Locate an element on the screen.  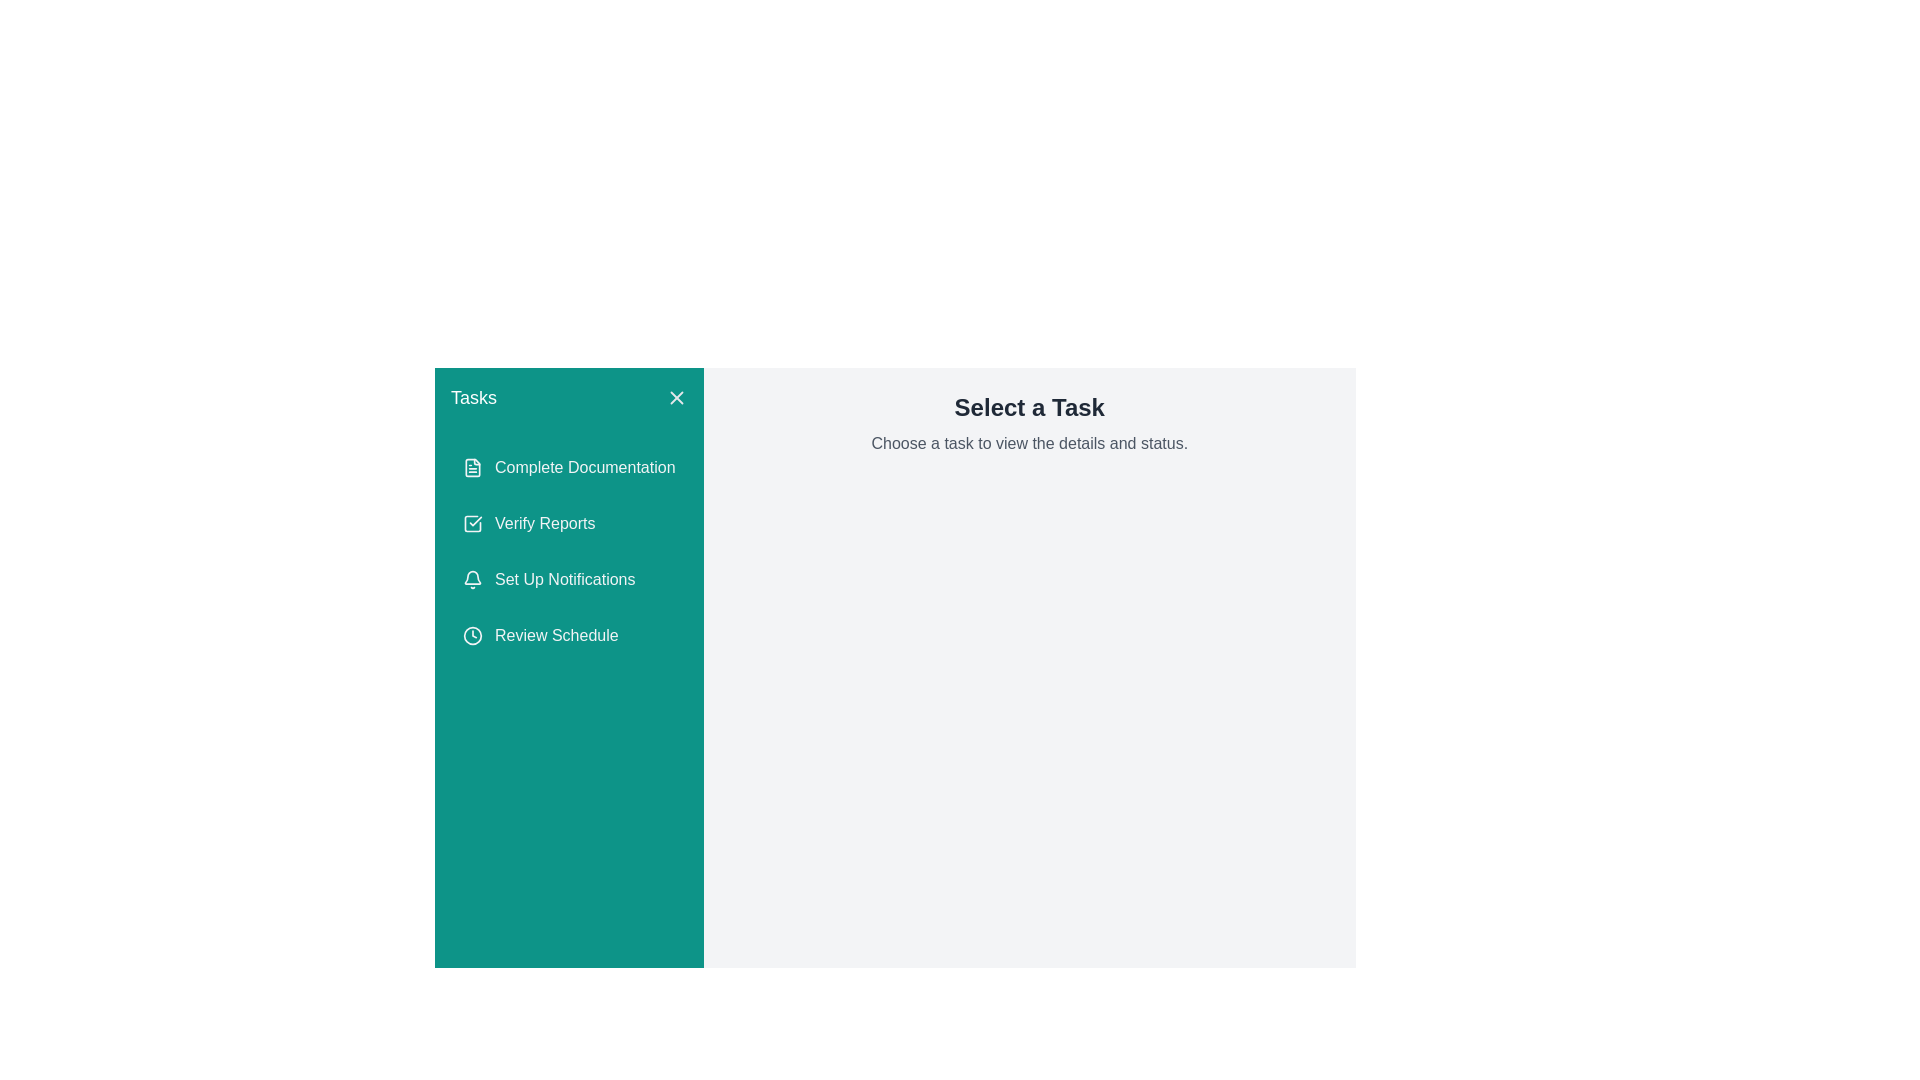
the bell-shaped icon located to the left of the 'Set Up Notifications' label in the task list on the left sidebar is located at coordinates (472, 579).